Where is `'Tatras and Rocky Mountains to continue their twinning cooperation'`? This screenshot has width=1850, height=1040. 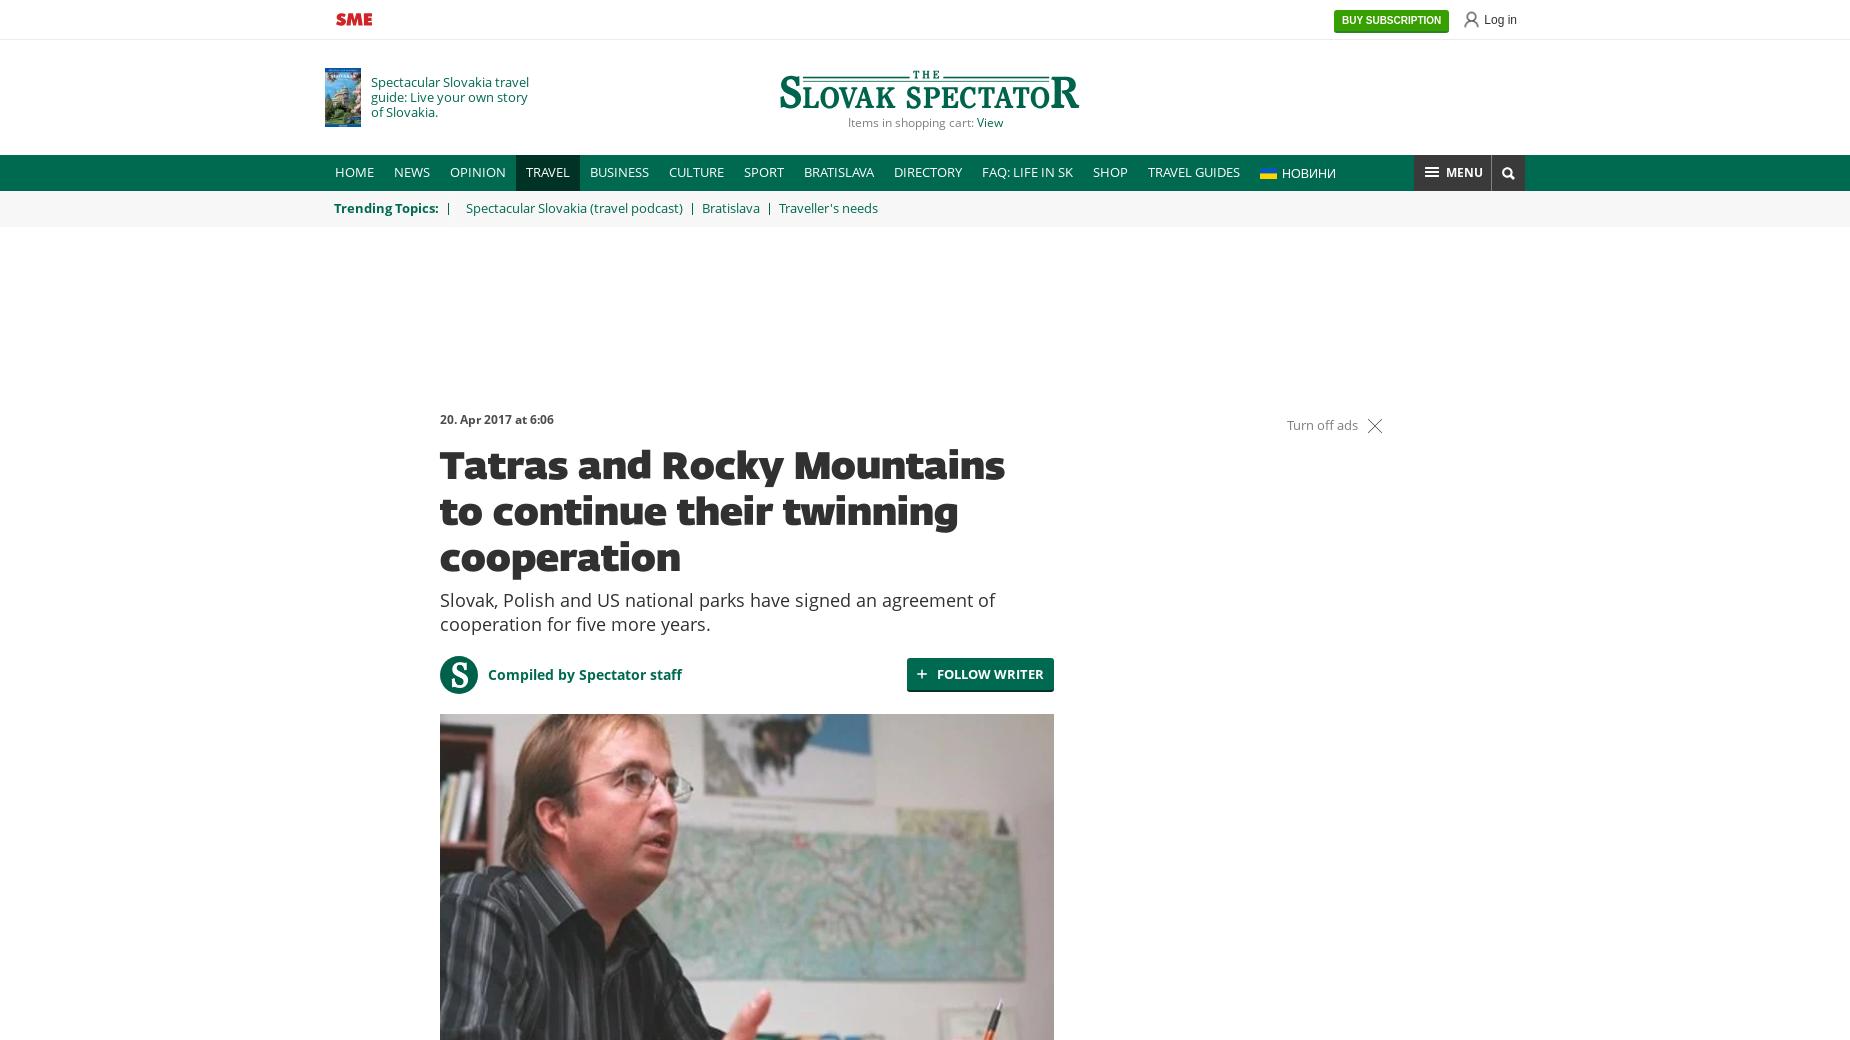
'Tatras and Rocky Mountains to continue their twinning cooperation' is located at coordinates (438, 513).